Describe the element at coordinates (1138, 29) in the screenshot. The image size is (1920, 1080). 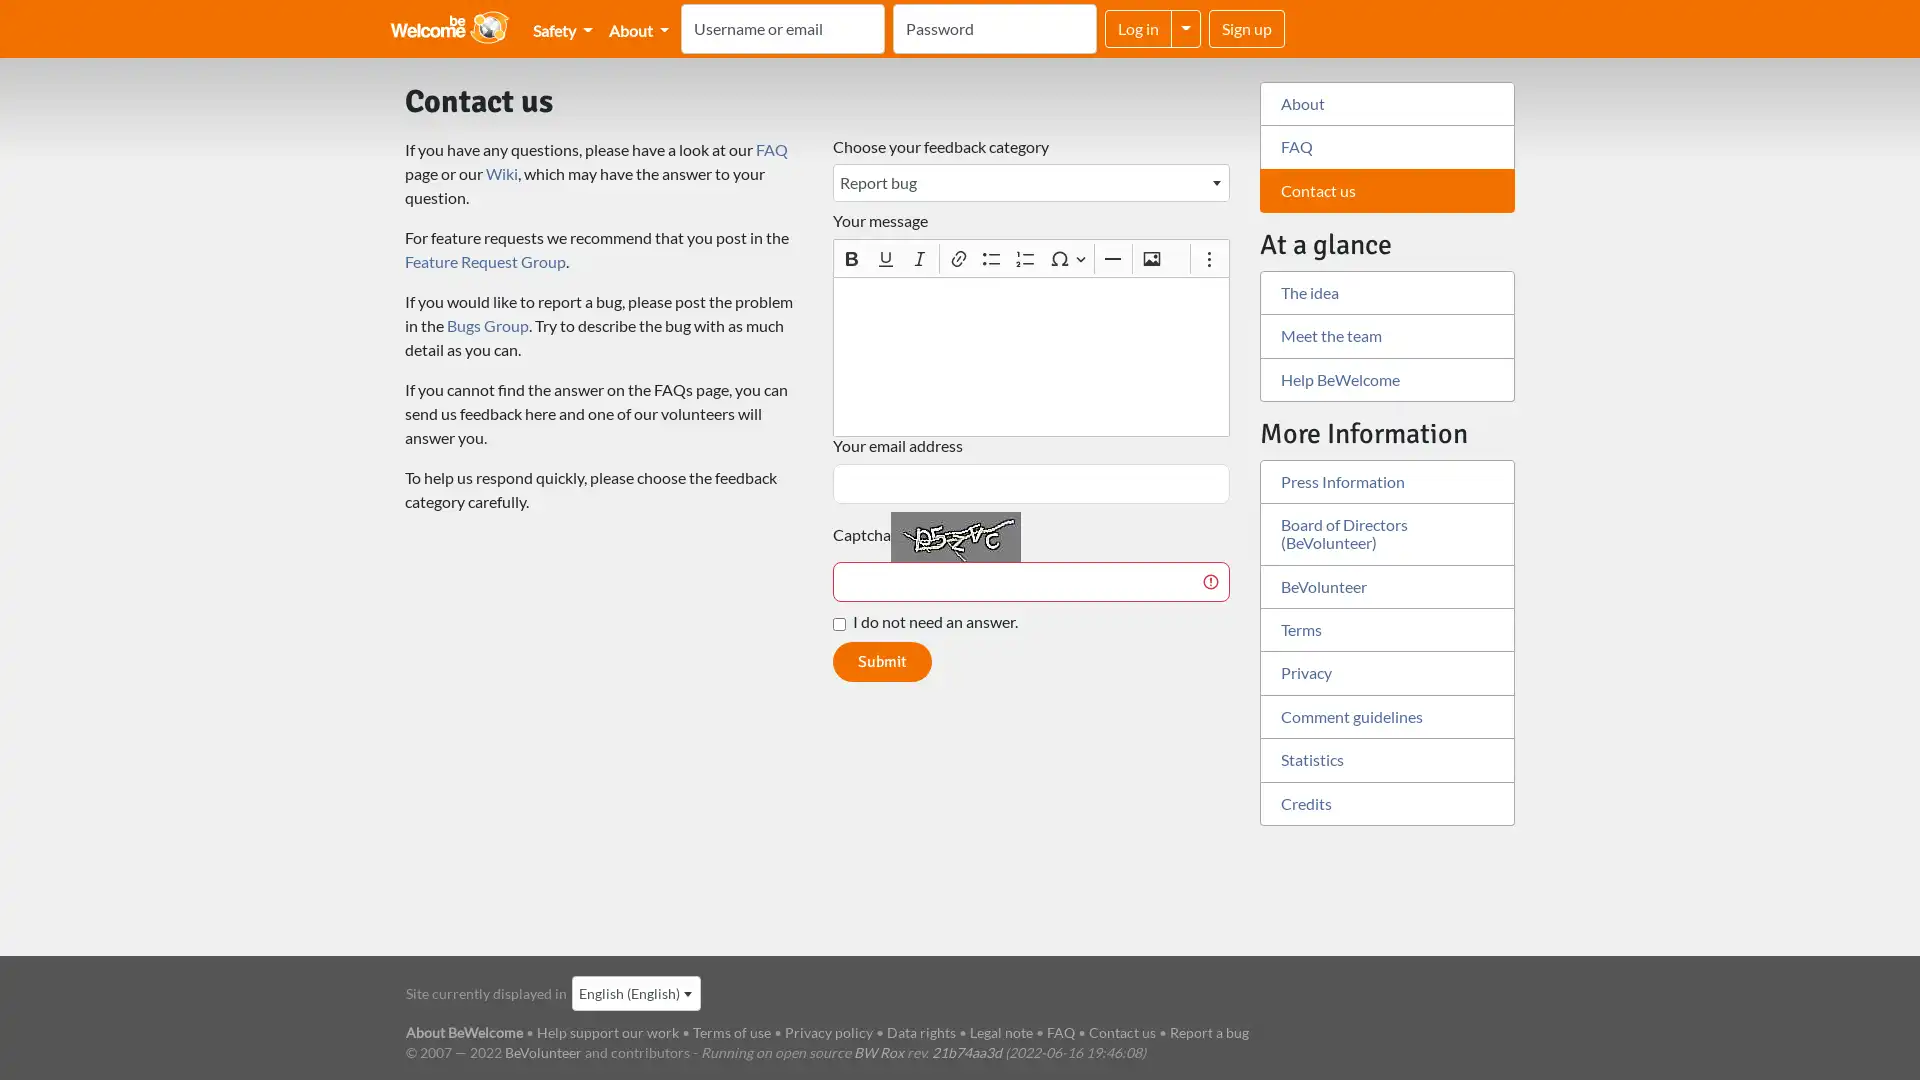
I see `Log in` at that location.